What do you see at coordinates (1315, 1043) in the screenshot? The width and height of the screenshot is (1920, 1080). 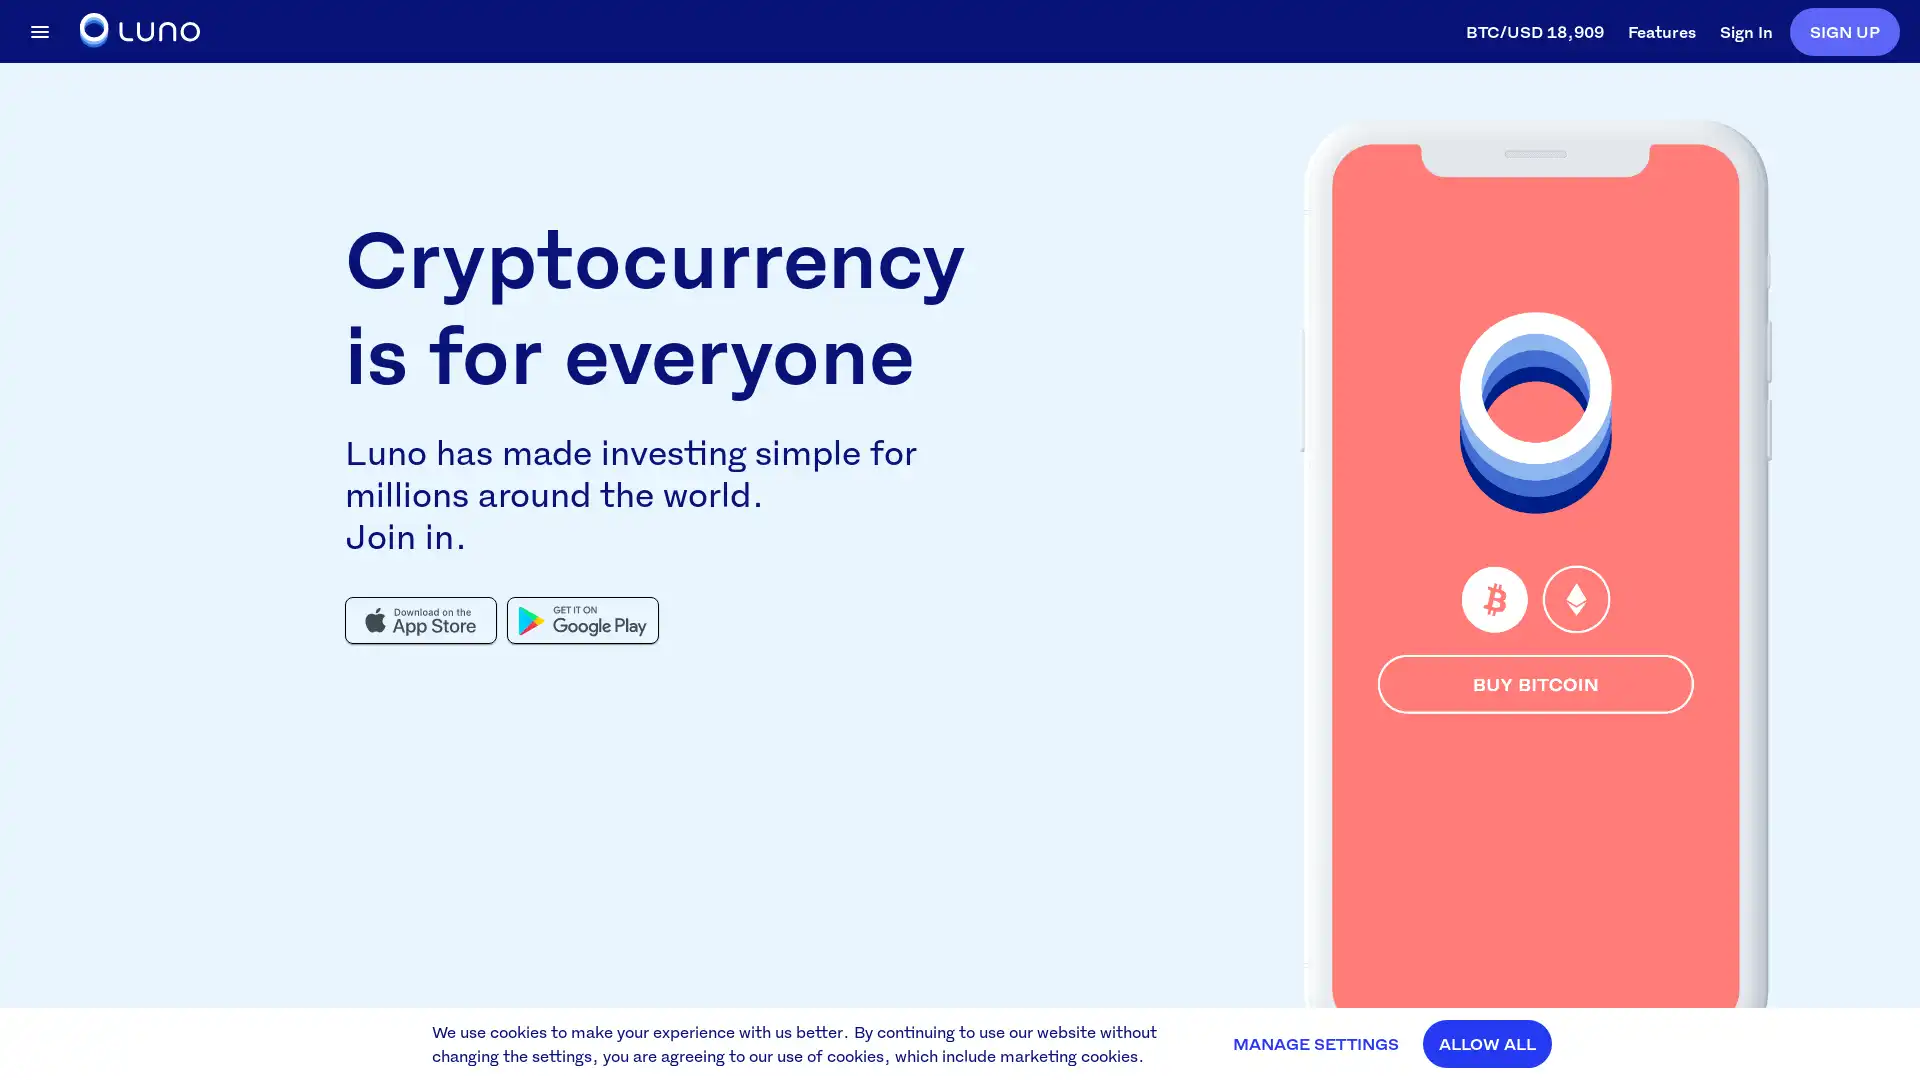 I see `MANAGE SETTINGS` at bounding box center [1315, 1043].